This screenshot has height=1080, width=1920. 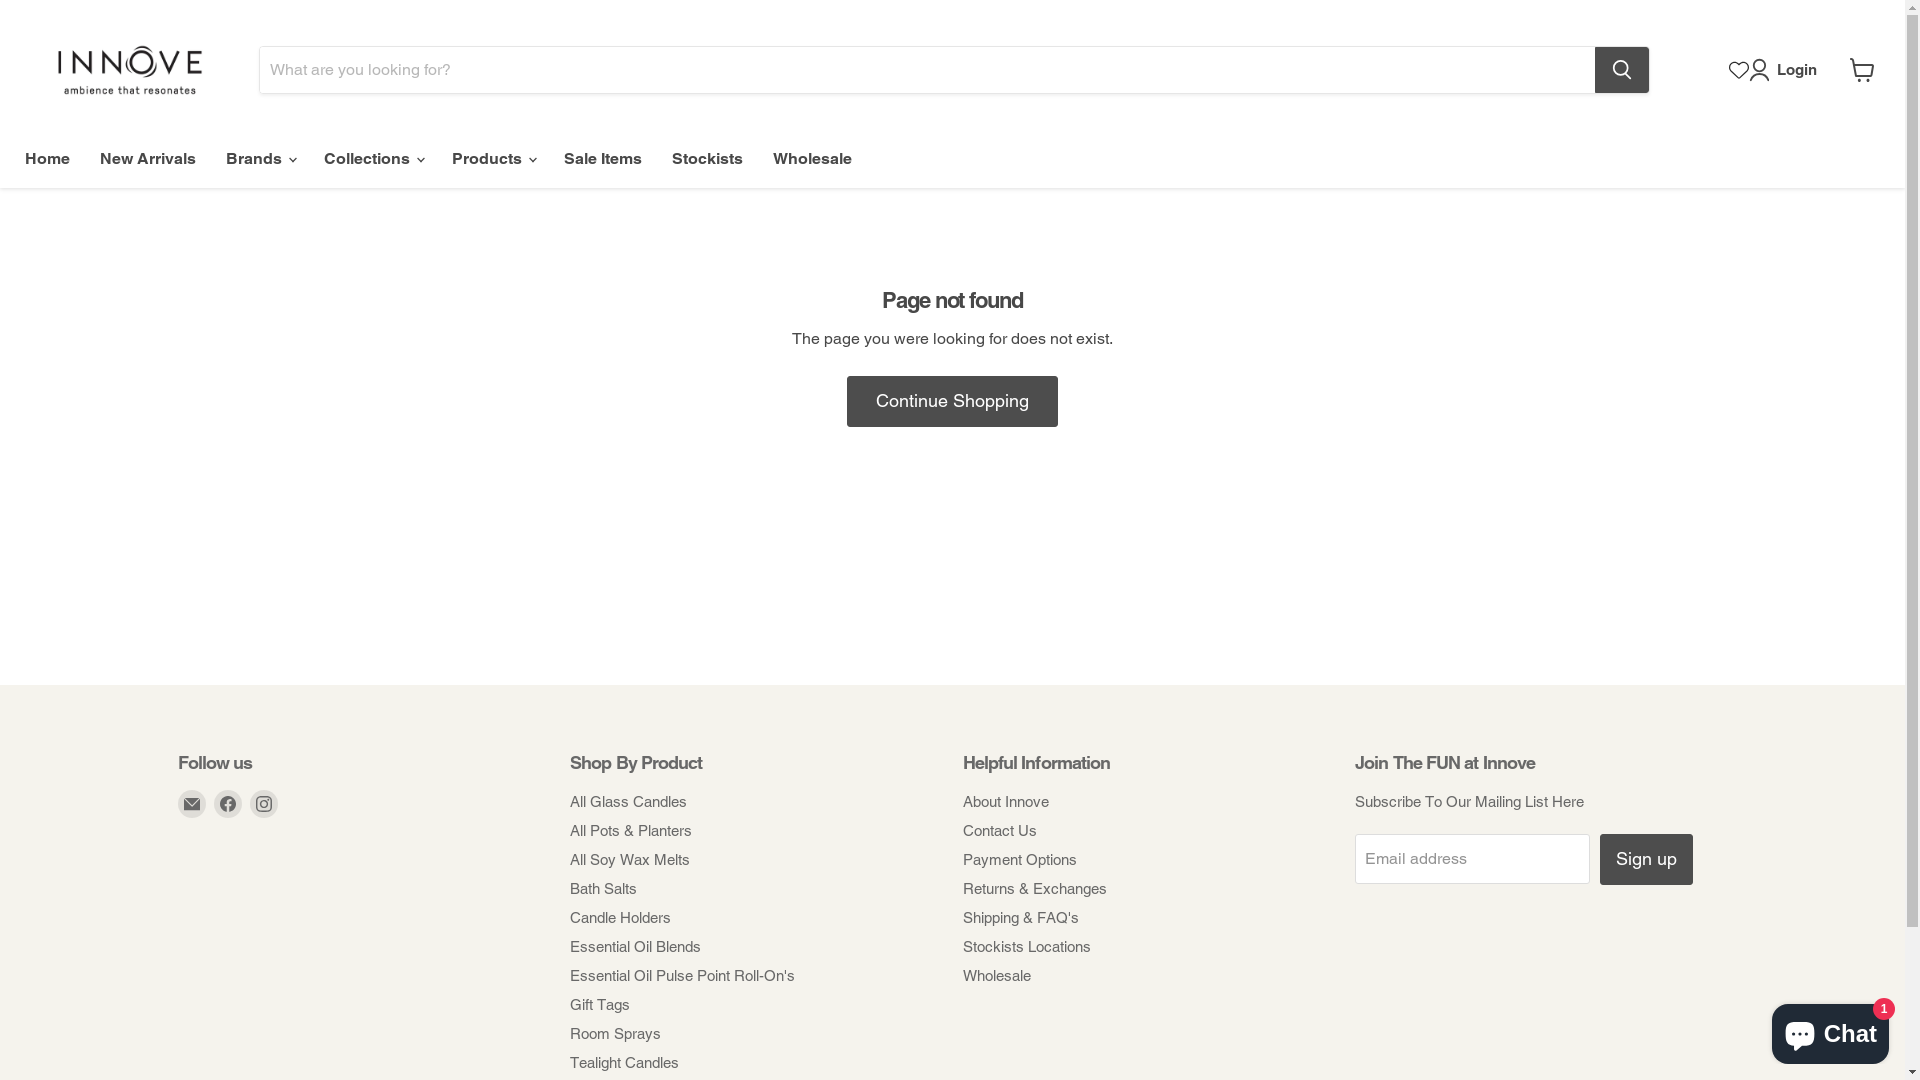 I want to click on 'Stockists Locations', so click(x=961, y=945).